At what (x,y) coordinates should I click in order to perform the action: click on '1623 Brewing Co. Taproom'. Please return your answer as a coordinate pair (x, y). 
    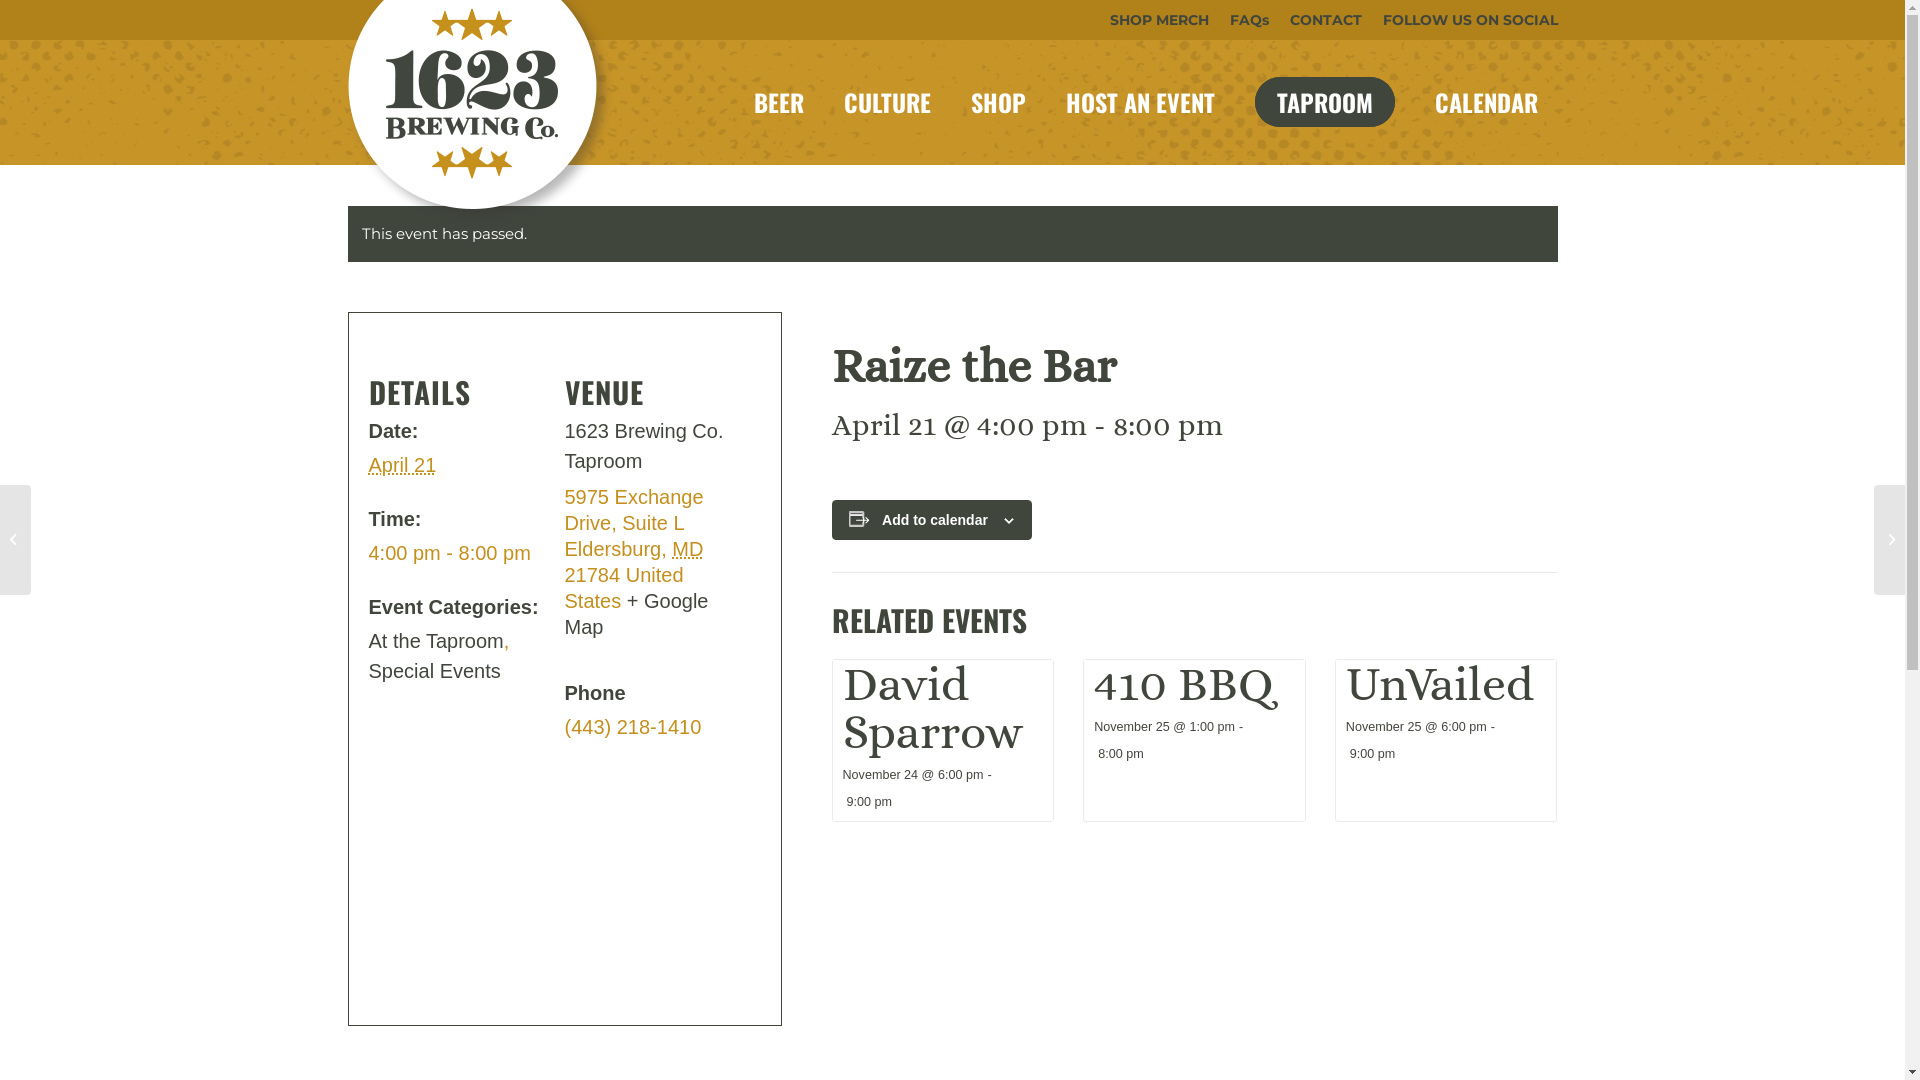
    Looking at the image, I should click on (563, 445).